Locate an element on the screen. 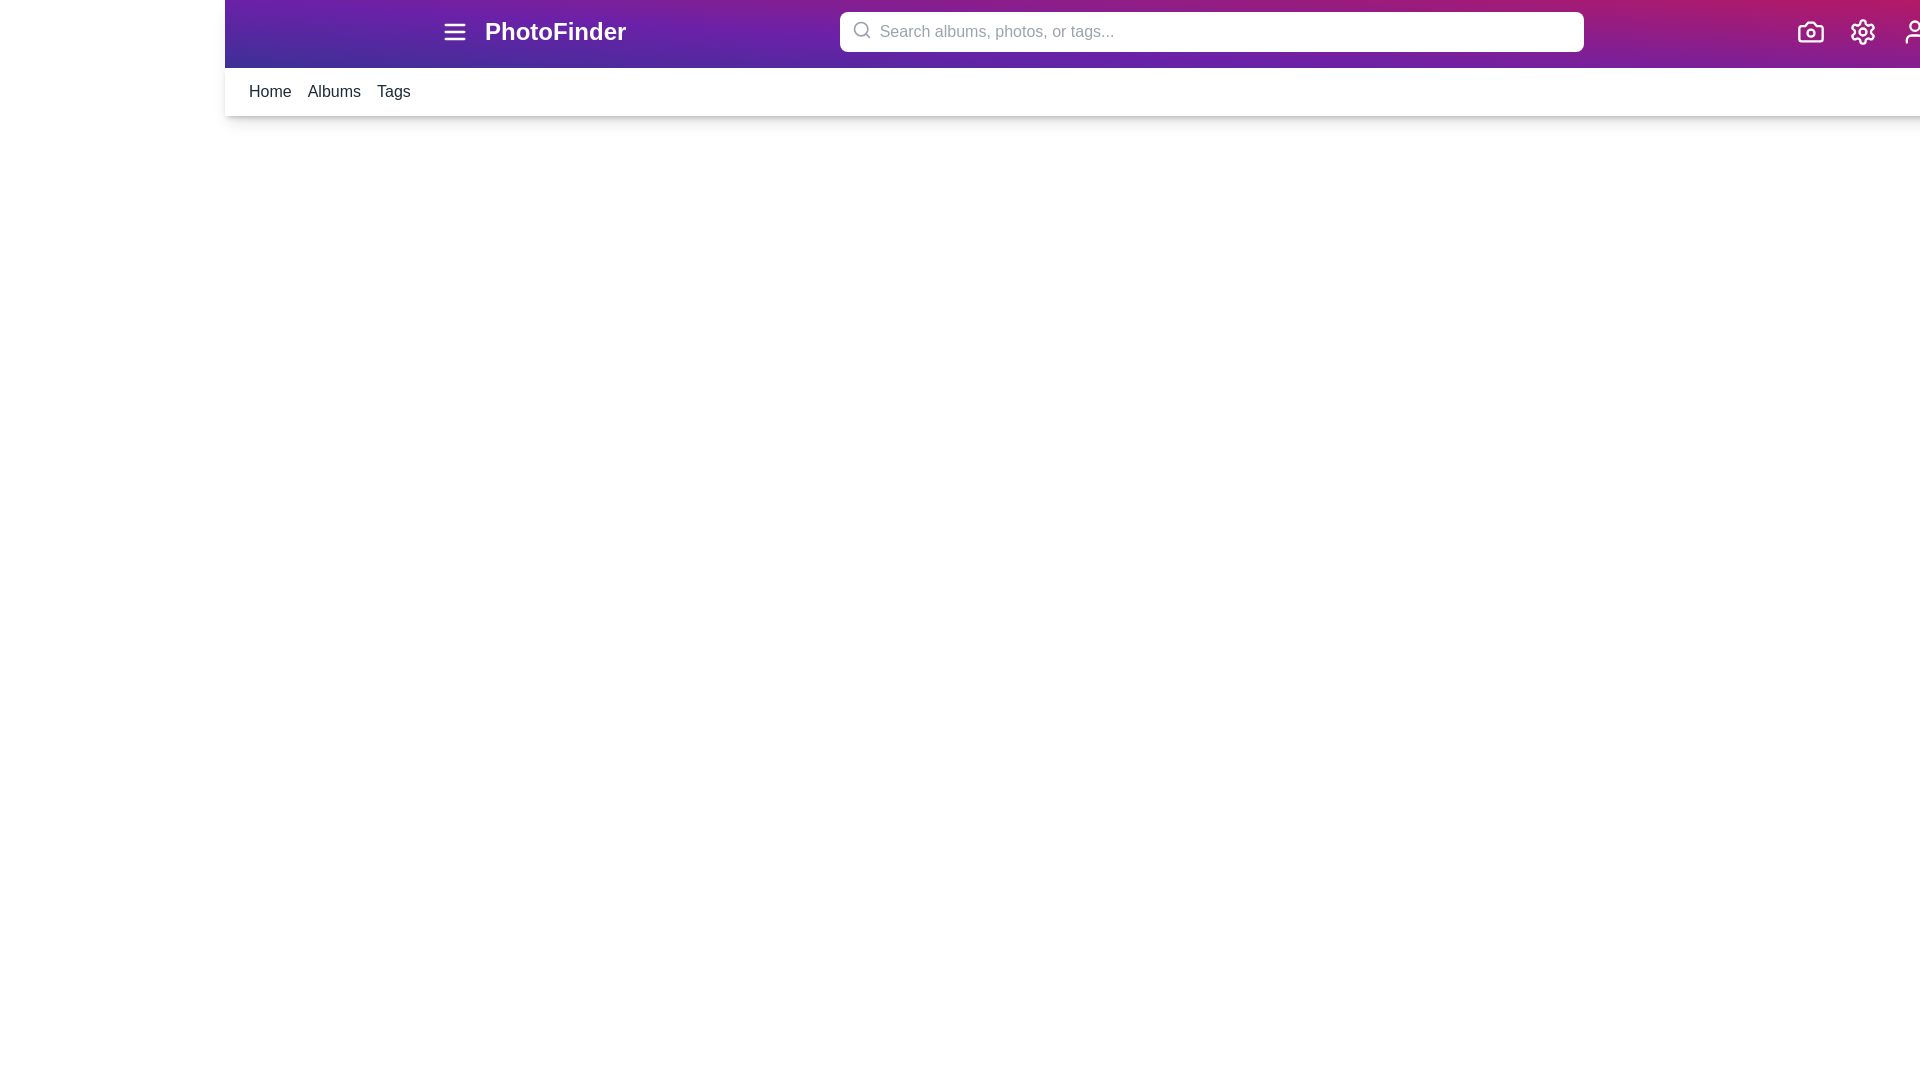  the 'PhotoFinder' title in the application bar is located at coordinates (555, 31).